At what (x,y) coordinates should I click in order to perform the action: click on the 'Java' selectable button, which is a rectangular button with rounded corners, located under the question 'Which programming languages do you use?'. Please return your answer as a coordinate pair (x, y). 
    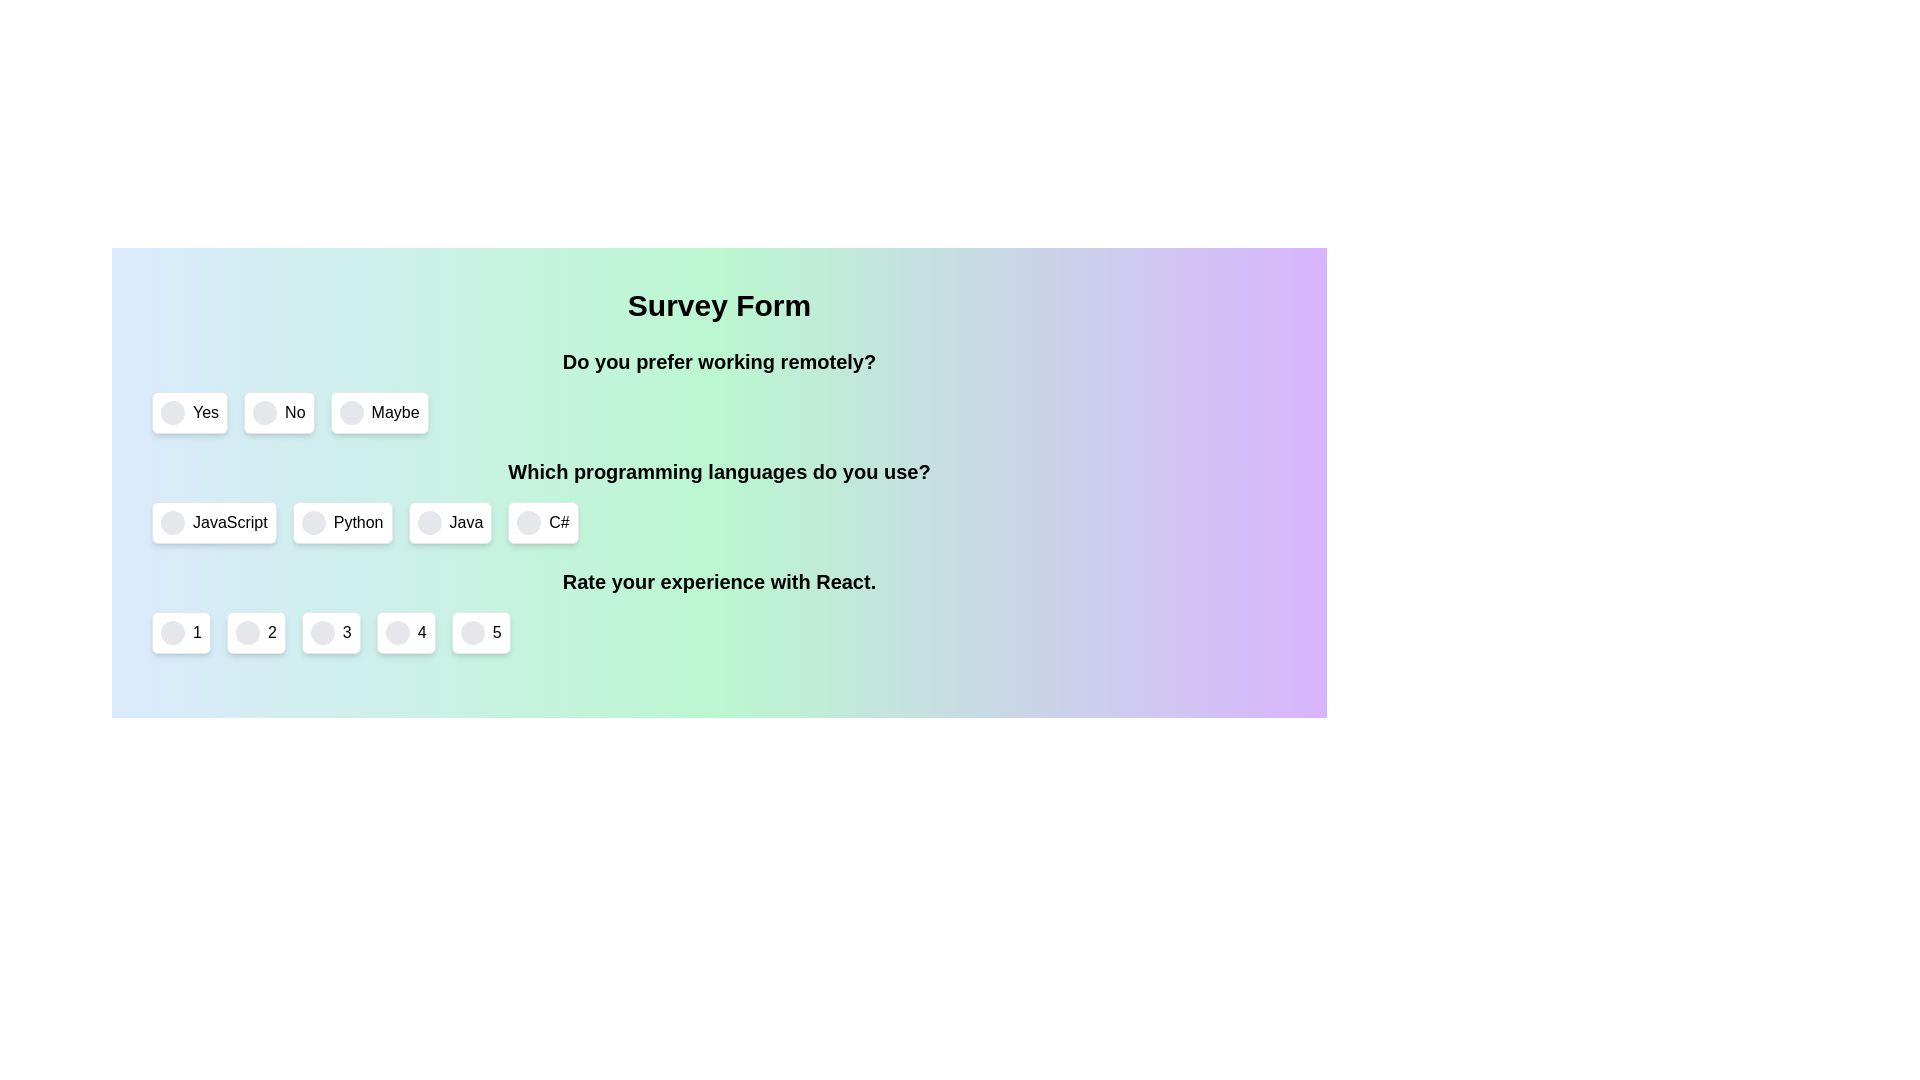
    Looking at the image, I should click on (449, 522).